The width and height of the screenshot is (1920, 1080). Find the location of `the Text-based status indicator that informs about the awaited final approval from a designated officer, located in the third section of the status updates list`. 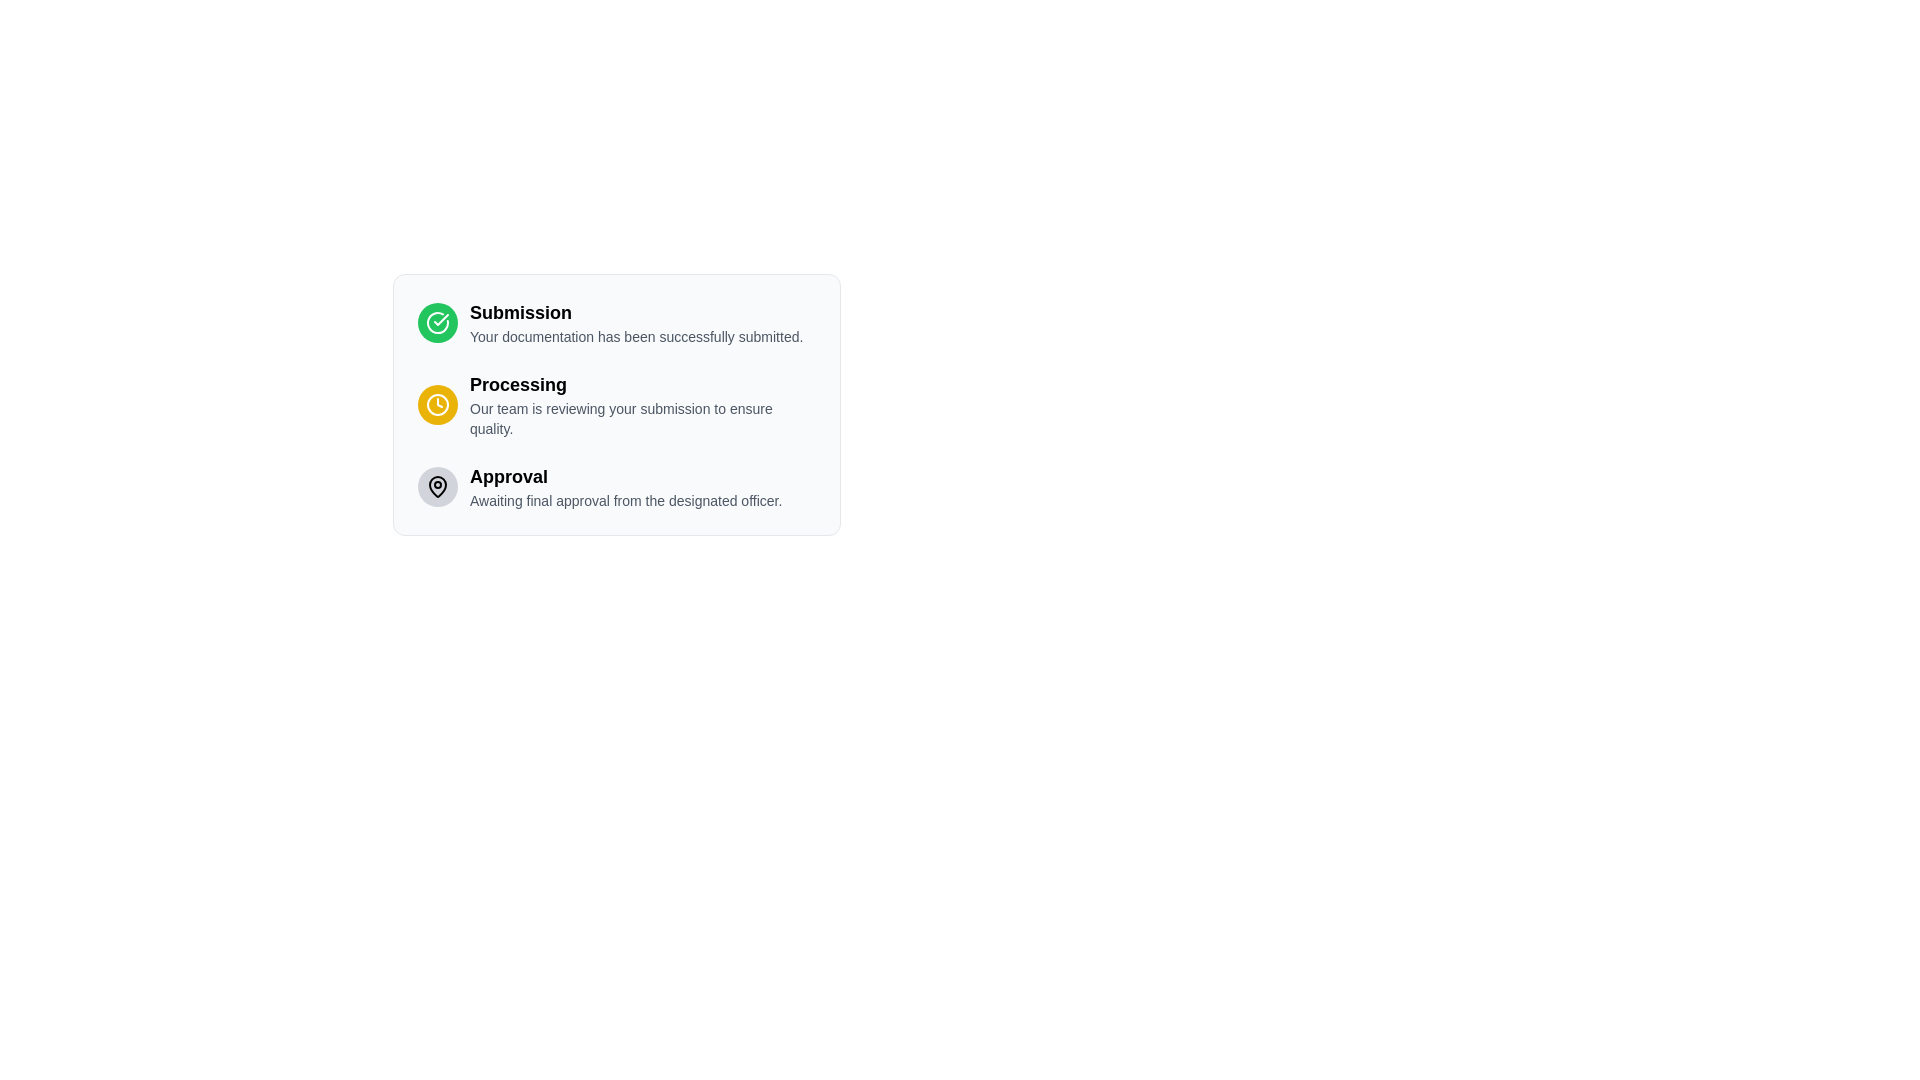

the Text-based status indicator that informs about the awaited final approval from a designated officer, located in the third section of the status updates list is located at coordinates (616, 486).